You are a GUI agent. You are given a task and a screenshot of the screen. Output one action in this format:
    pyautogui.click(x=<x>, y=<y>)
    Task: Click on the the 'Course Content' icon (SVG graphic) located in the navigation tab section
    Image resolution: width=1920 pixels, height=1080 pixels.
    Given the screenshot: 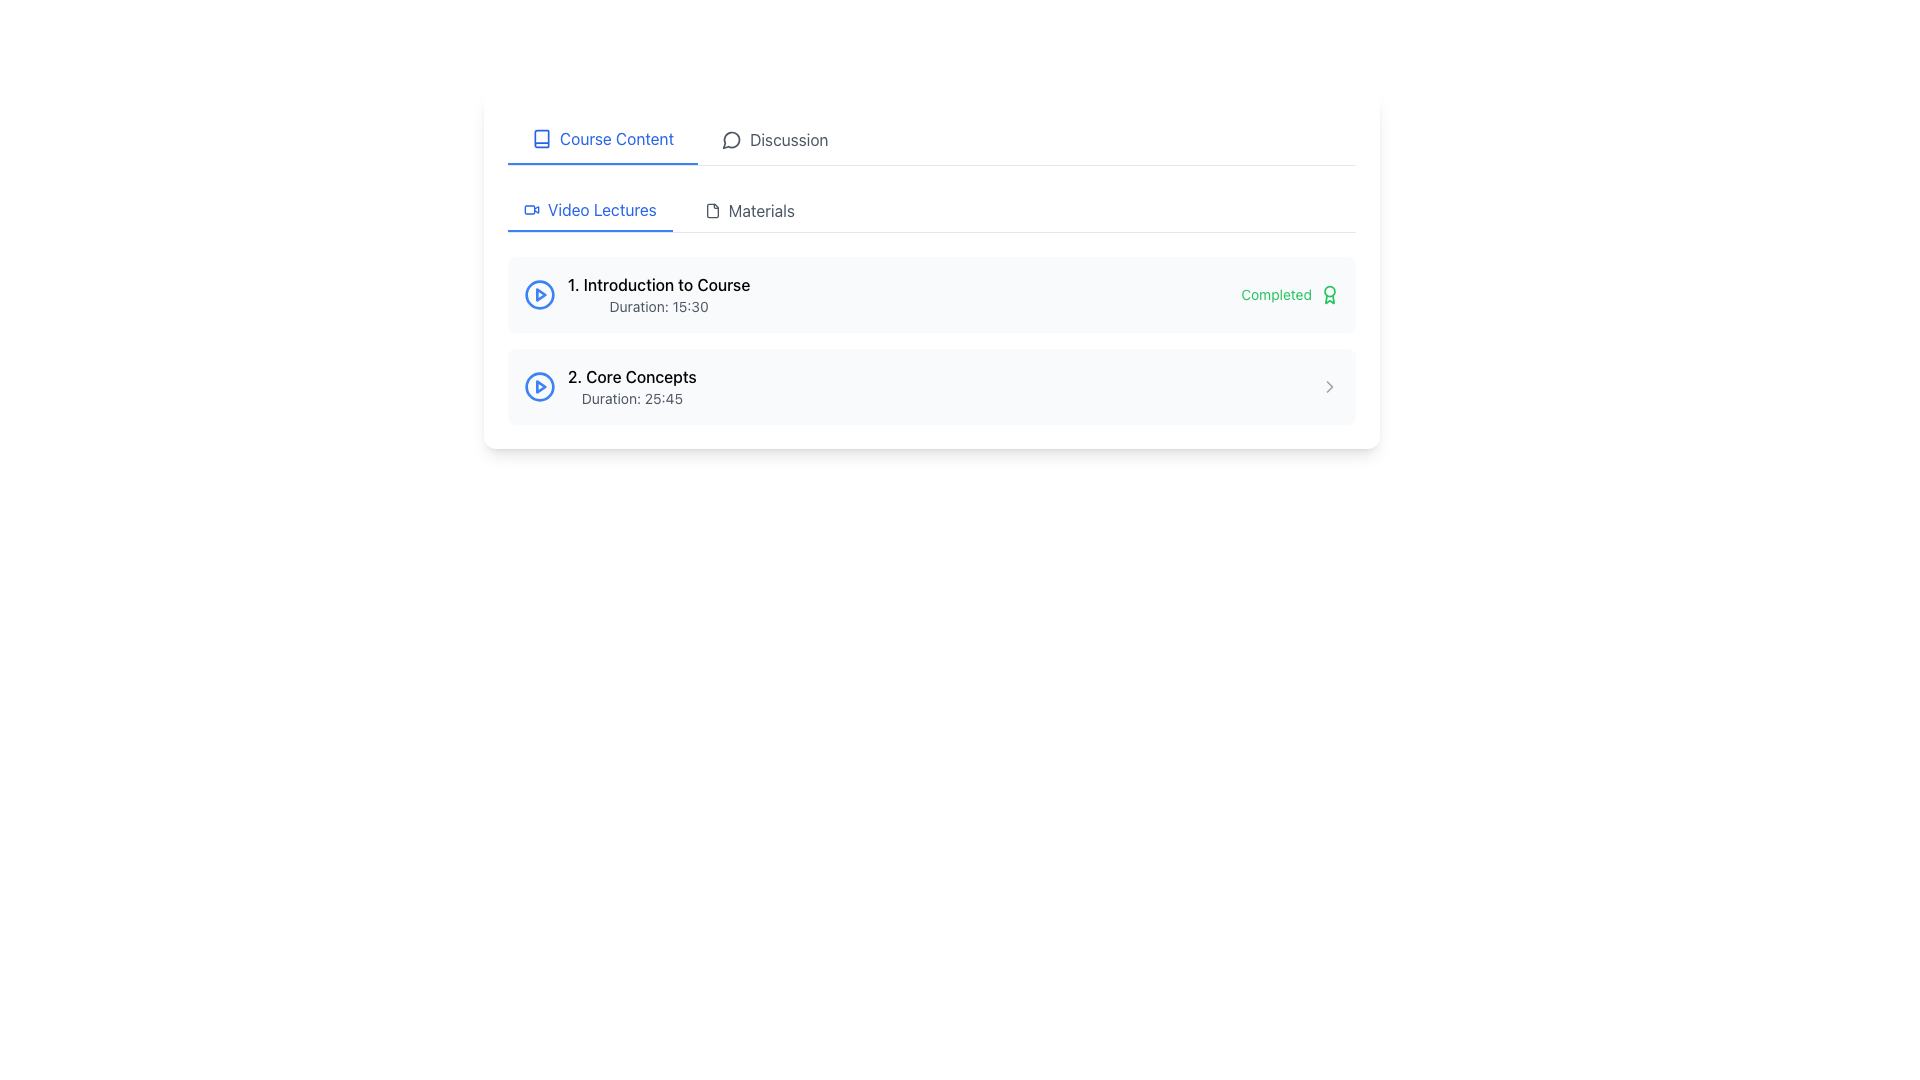 What is the action you would take?
    pyautogui.click(x=542, y=137)
    